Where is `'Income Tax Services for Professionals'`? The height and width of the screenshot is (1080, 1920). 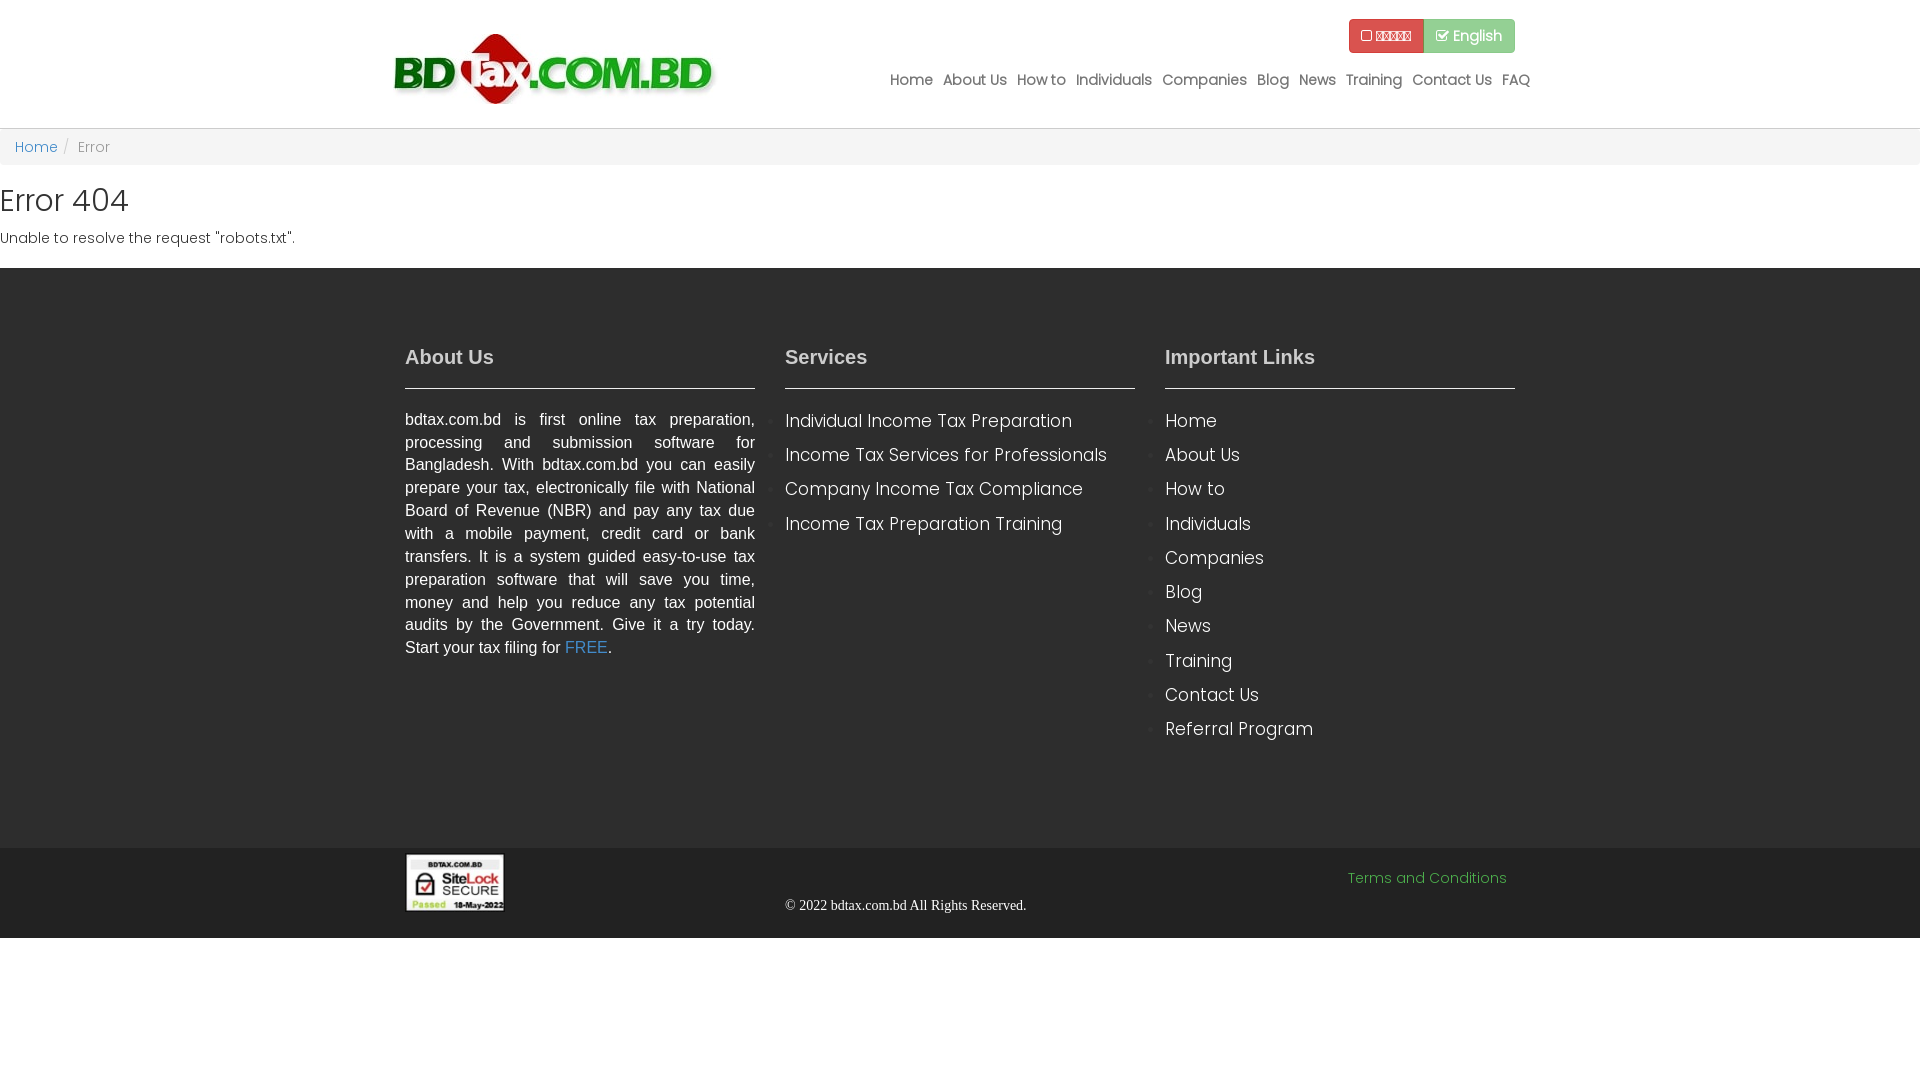
'Income Tax Services for Professionals' is located at coordinates (784, 455).